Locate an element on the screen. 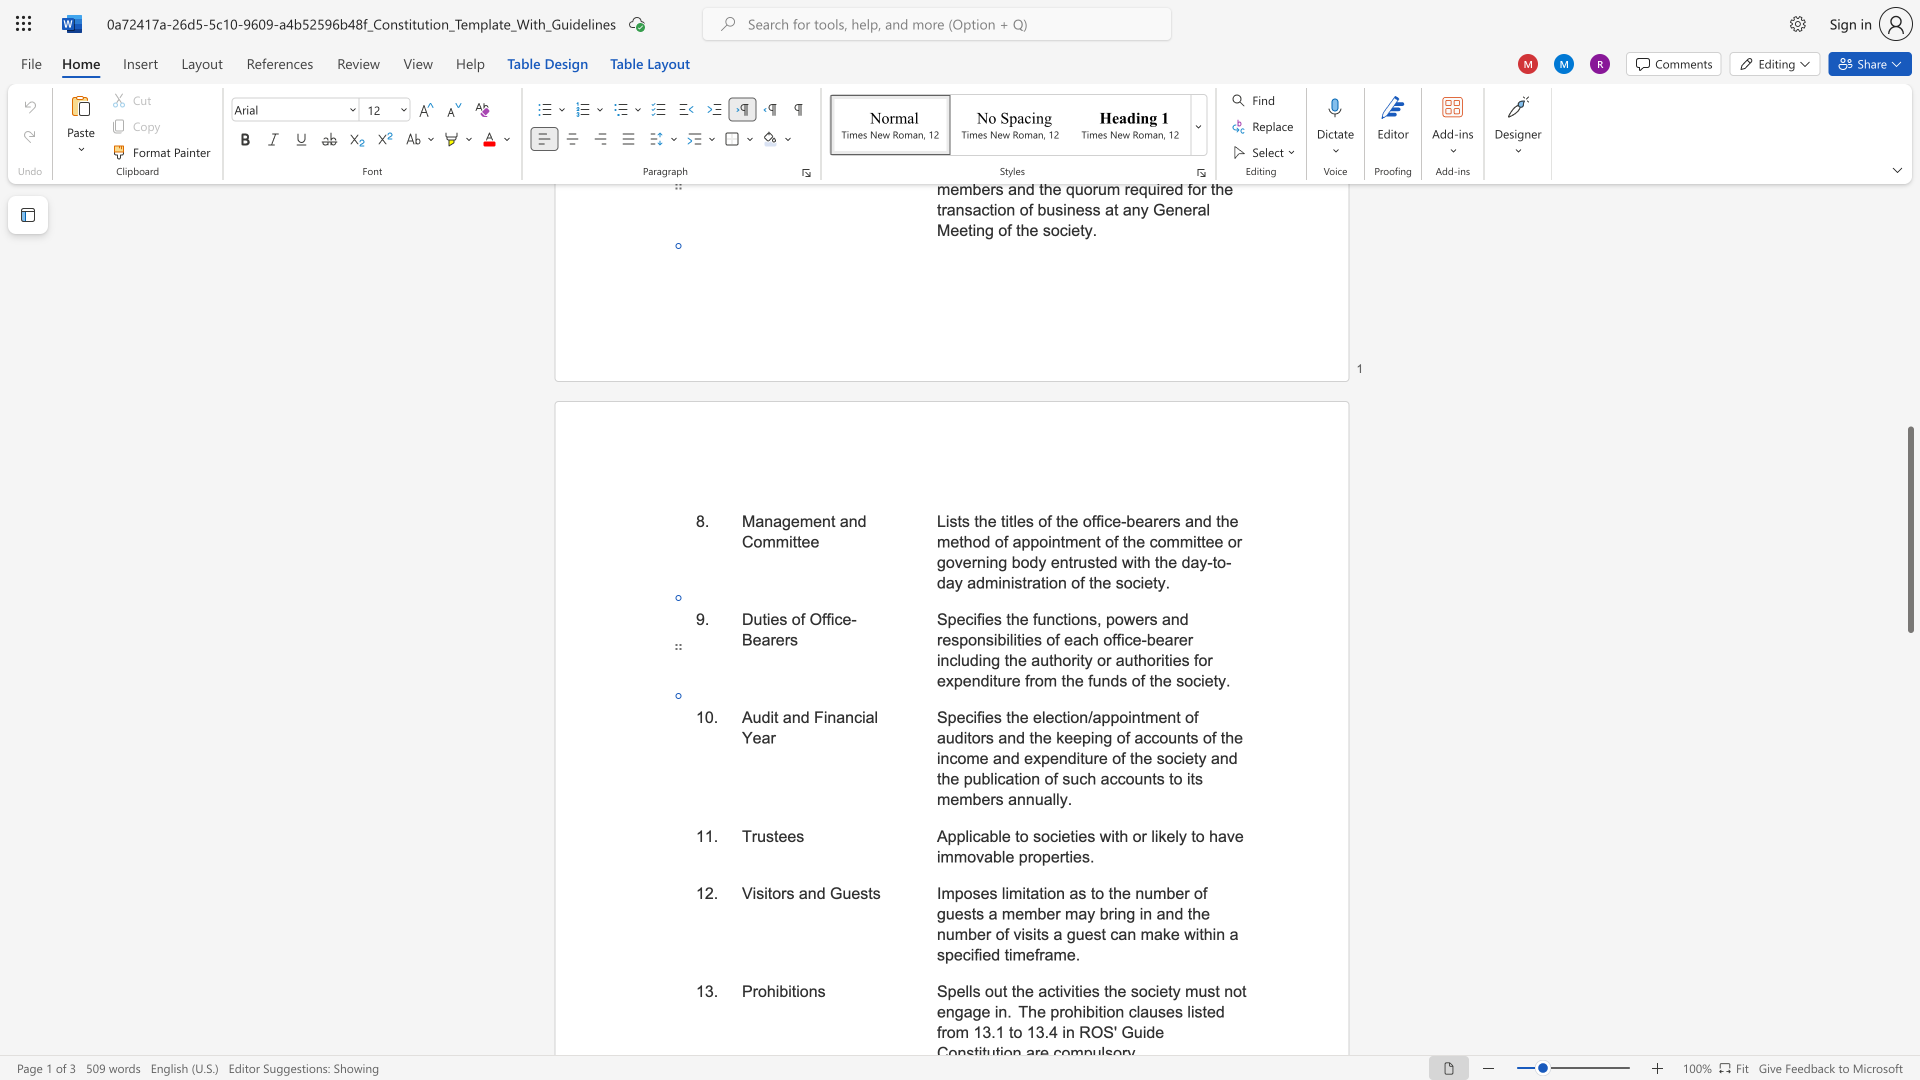 Image resolution: width=1920 pixels, height=1080 pixels. the space between the continuous character "n" and "d" in the text is located at coordinates (800, 716).